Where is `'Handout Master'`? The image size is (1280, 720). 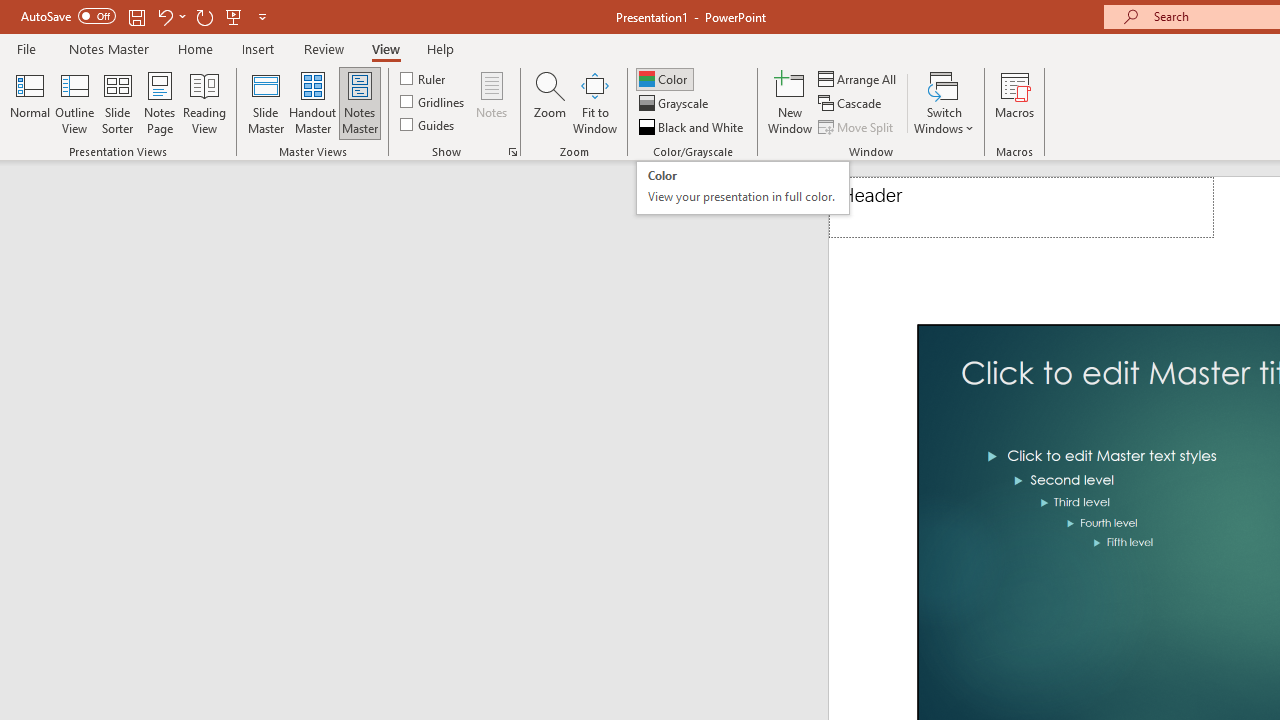 'Handout Master' is located at coordinates (311, 103).